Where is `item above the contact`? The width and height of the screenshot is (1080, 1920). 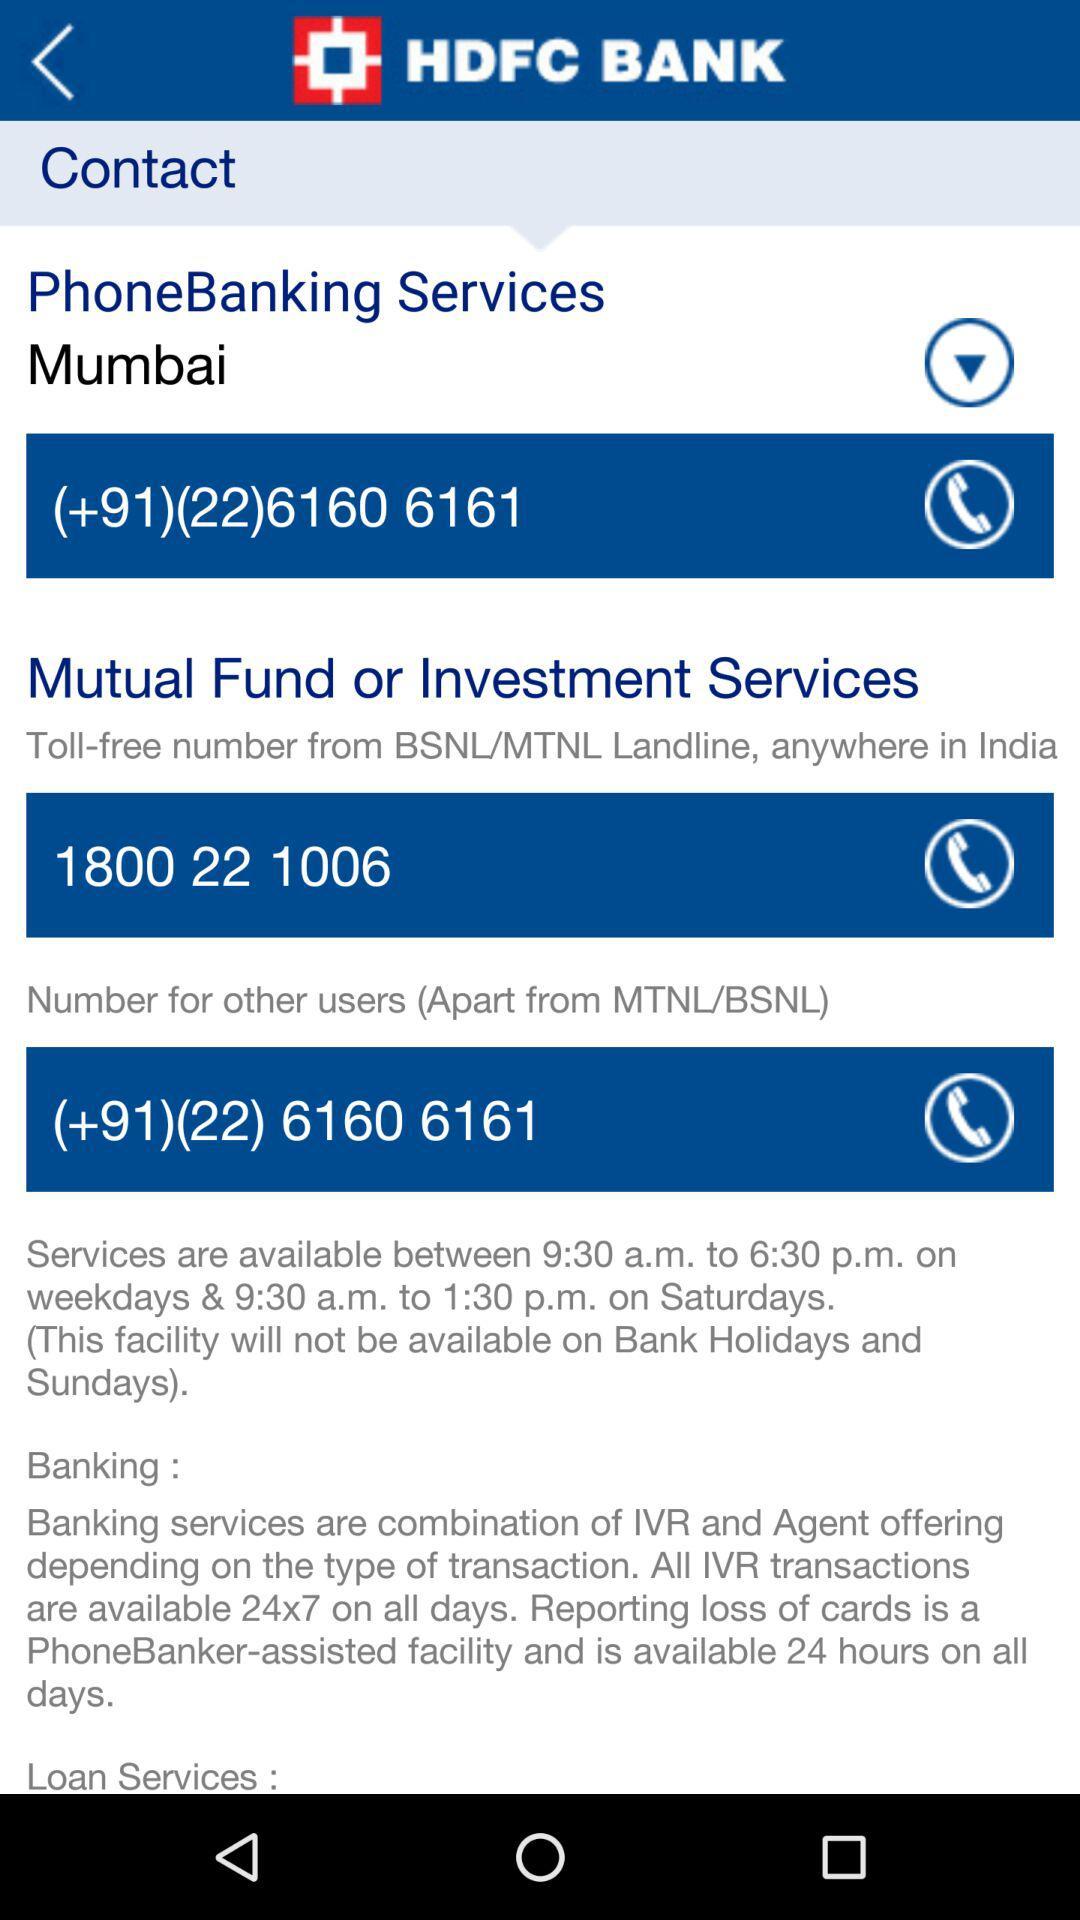 item above the contact is located at coordinates (51, 60).